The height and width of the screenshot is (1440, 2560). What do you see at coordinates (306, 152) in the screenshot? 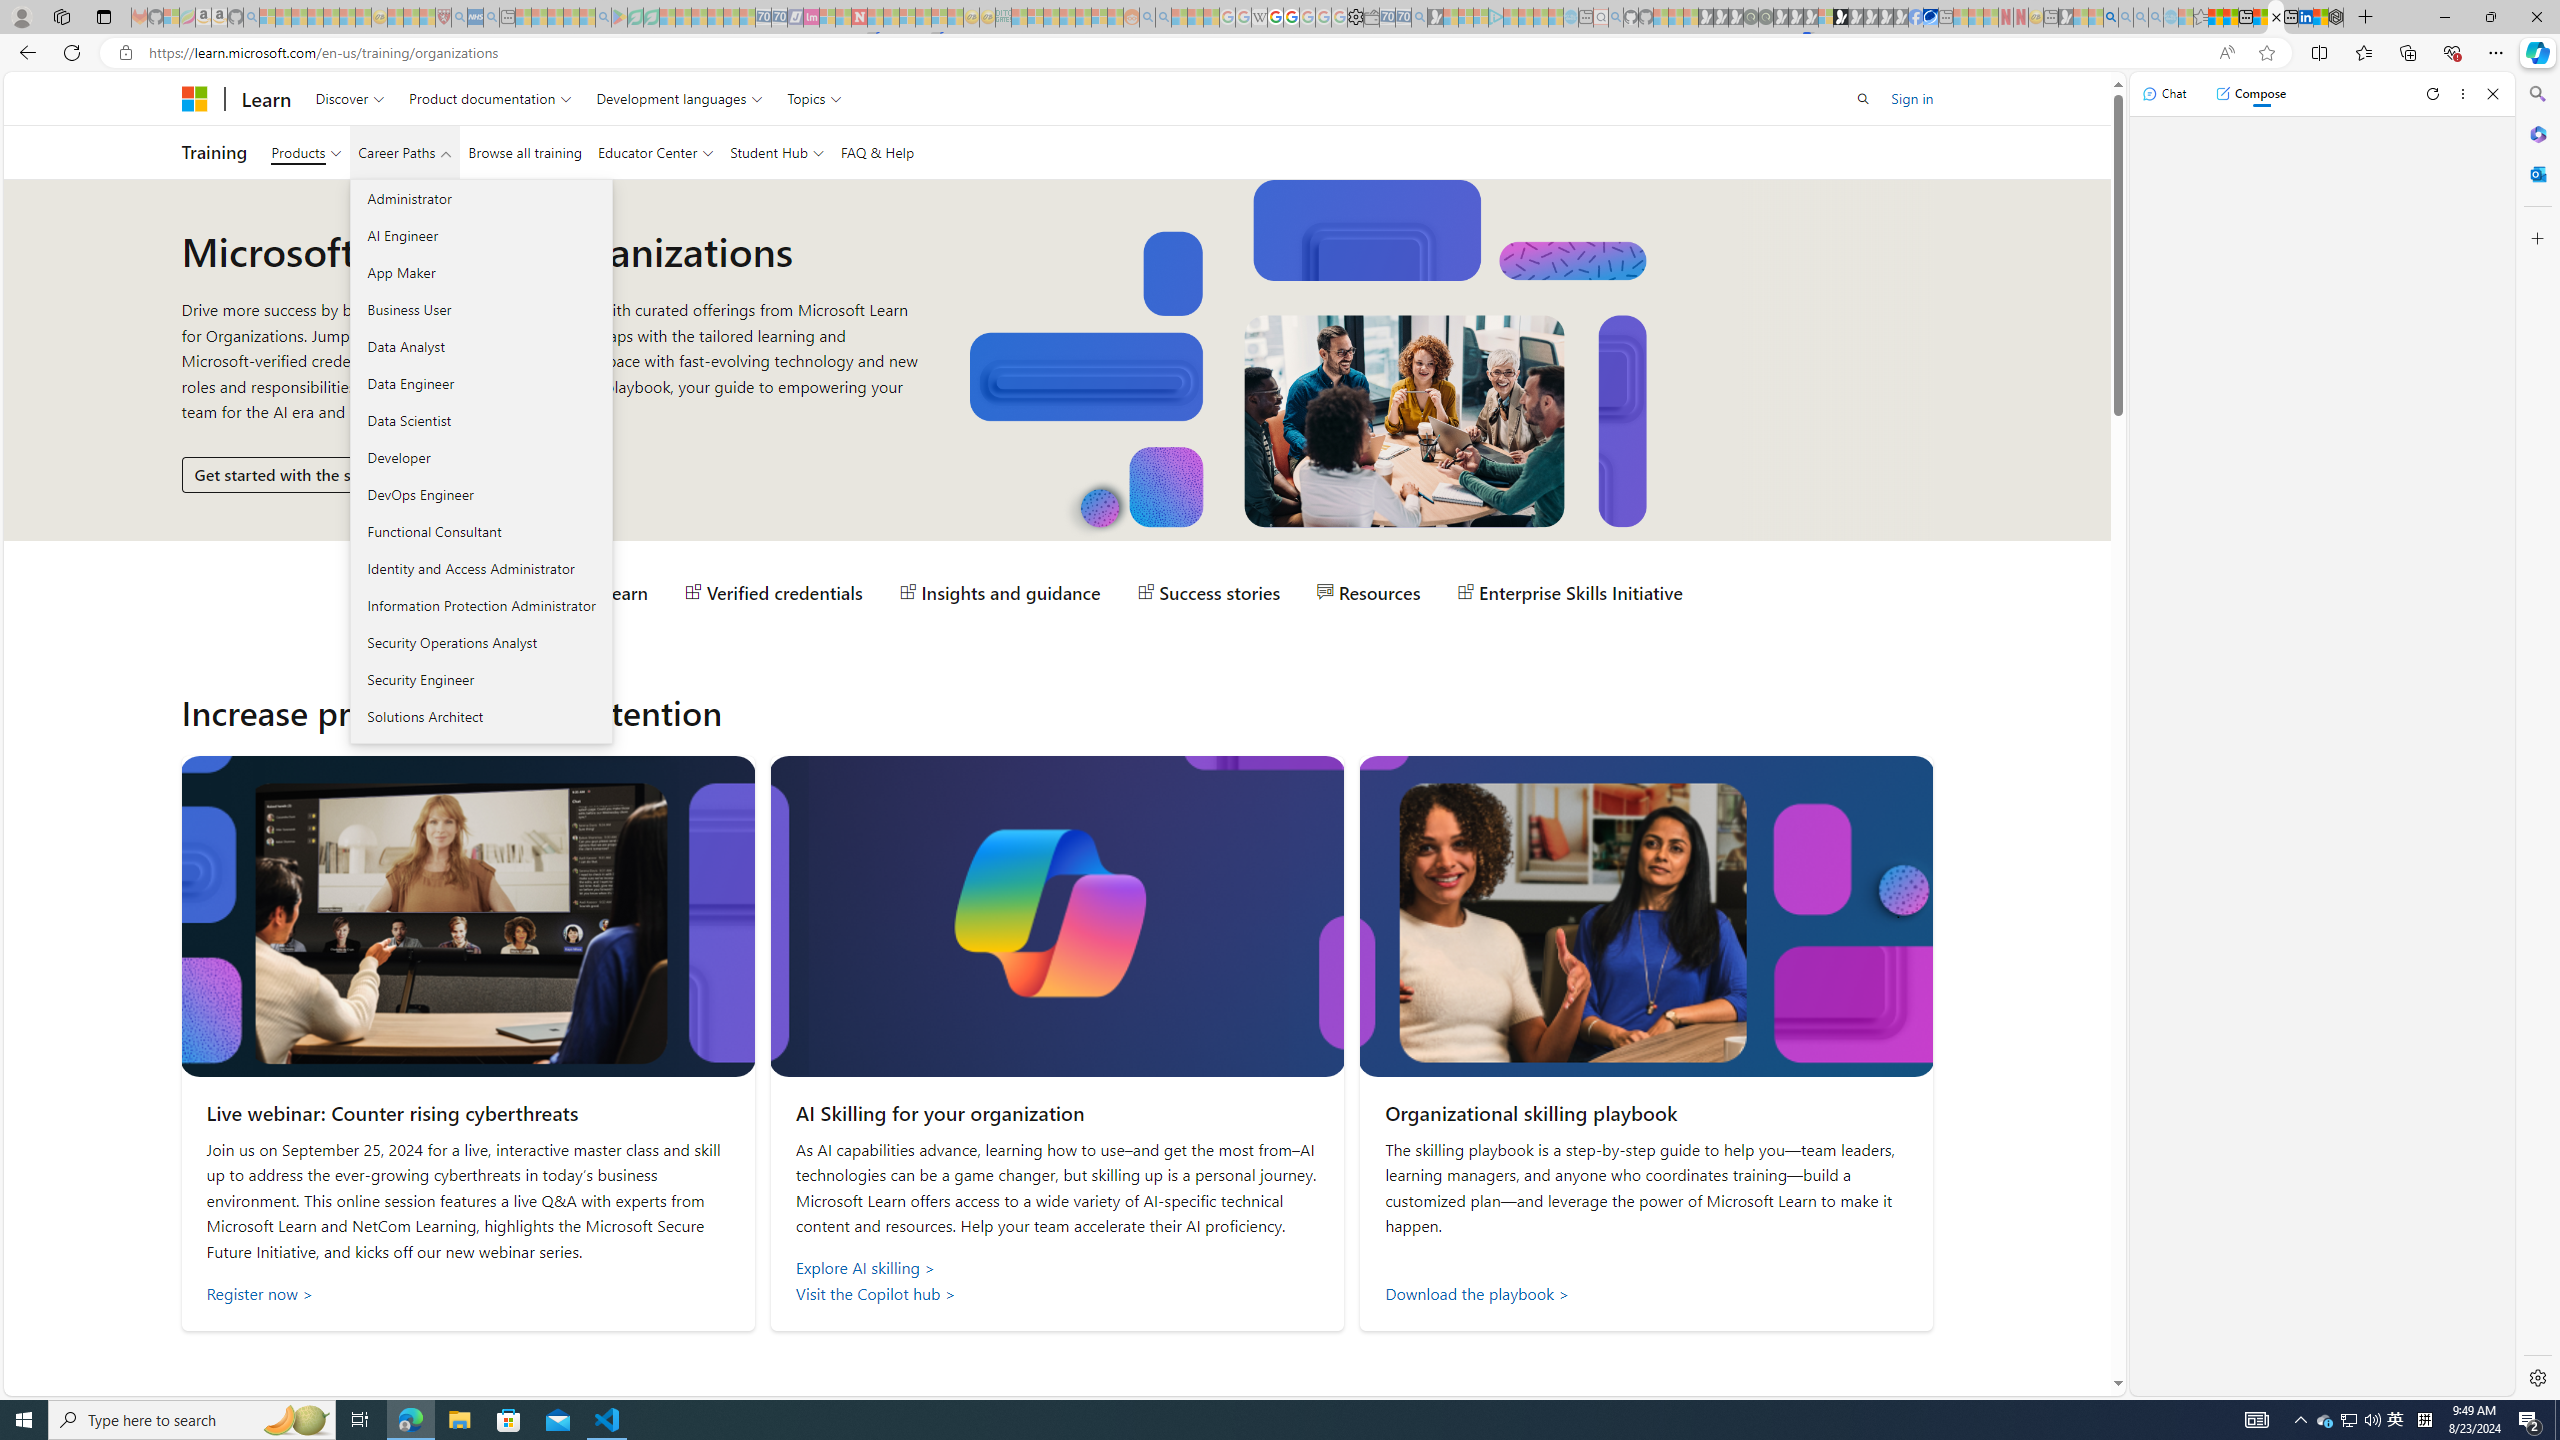
I see `'Products'` at bounding box center [306, 152].